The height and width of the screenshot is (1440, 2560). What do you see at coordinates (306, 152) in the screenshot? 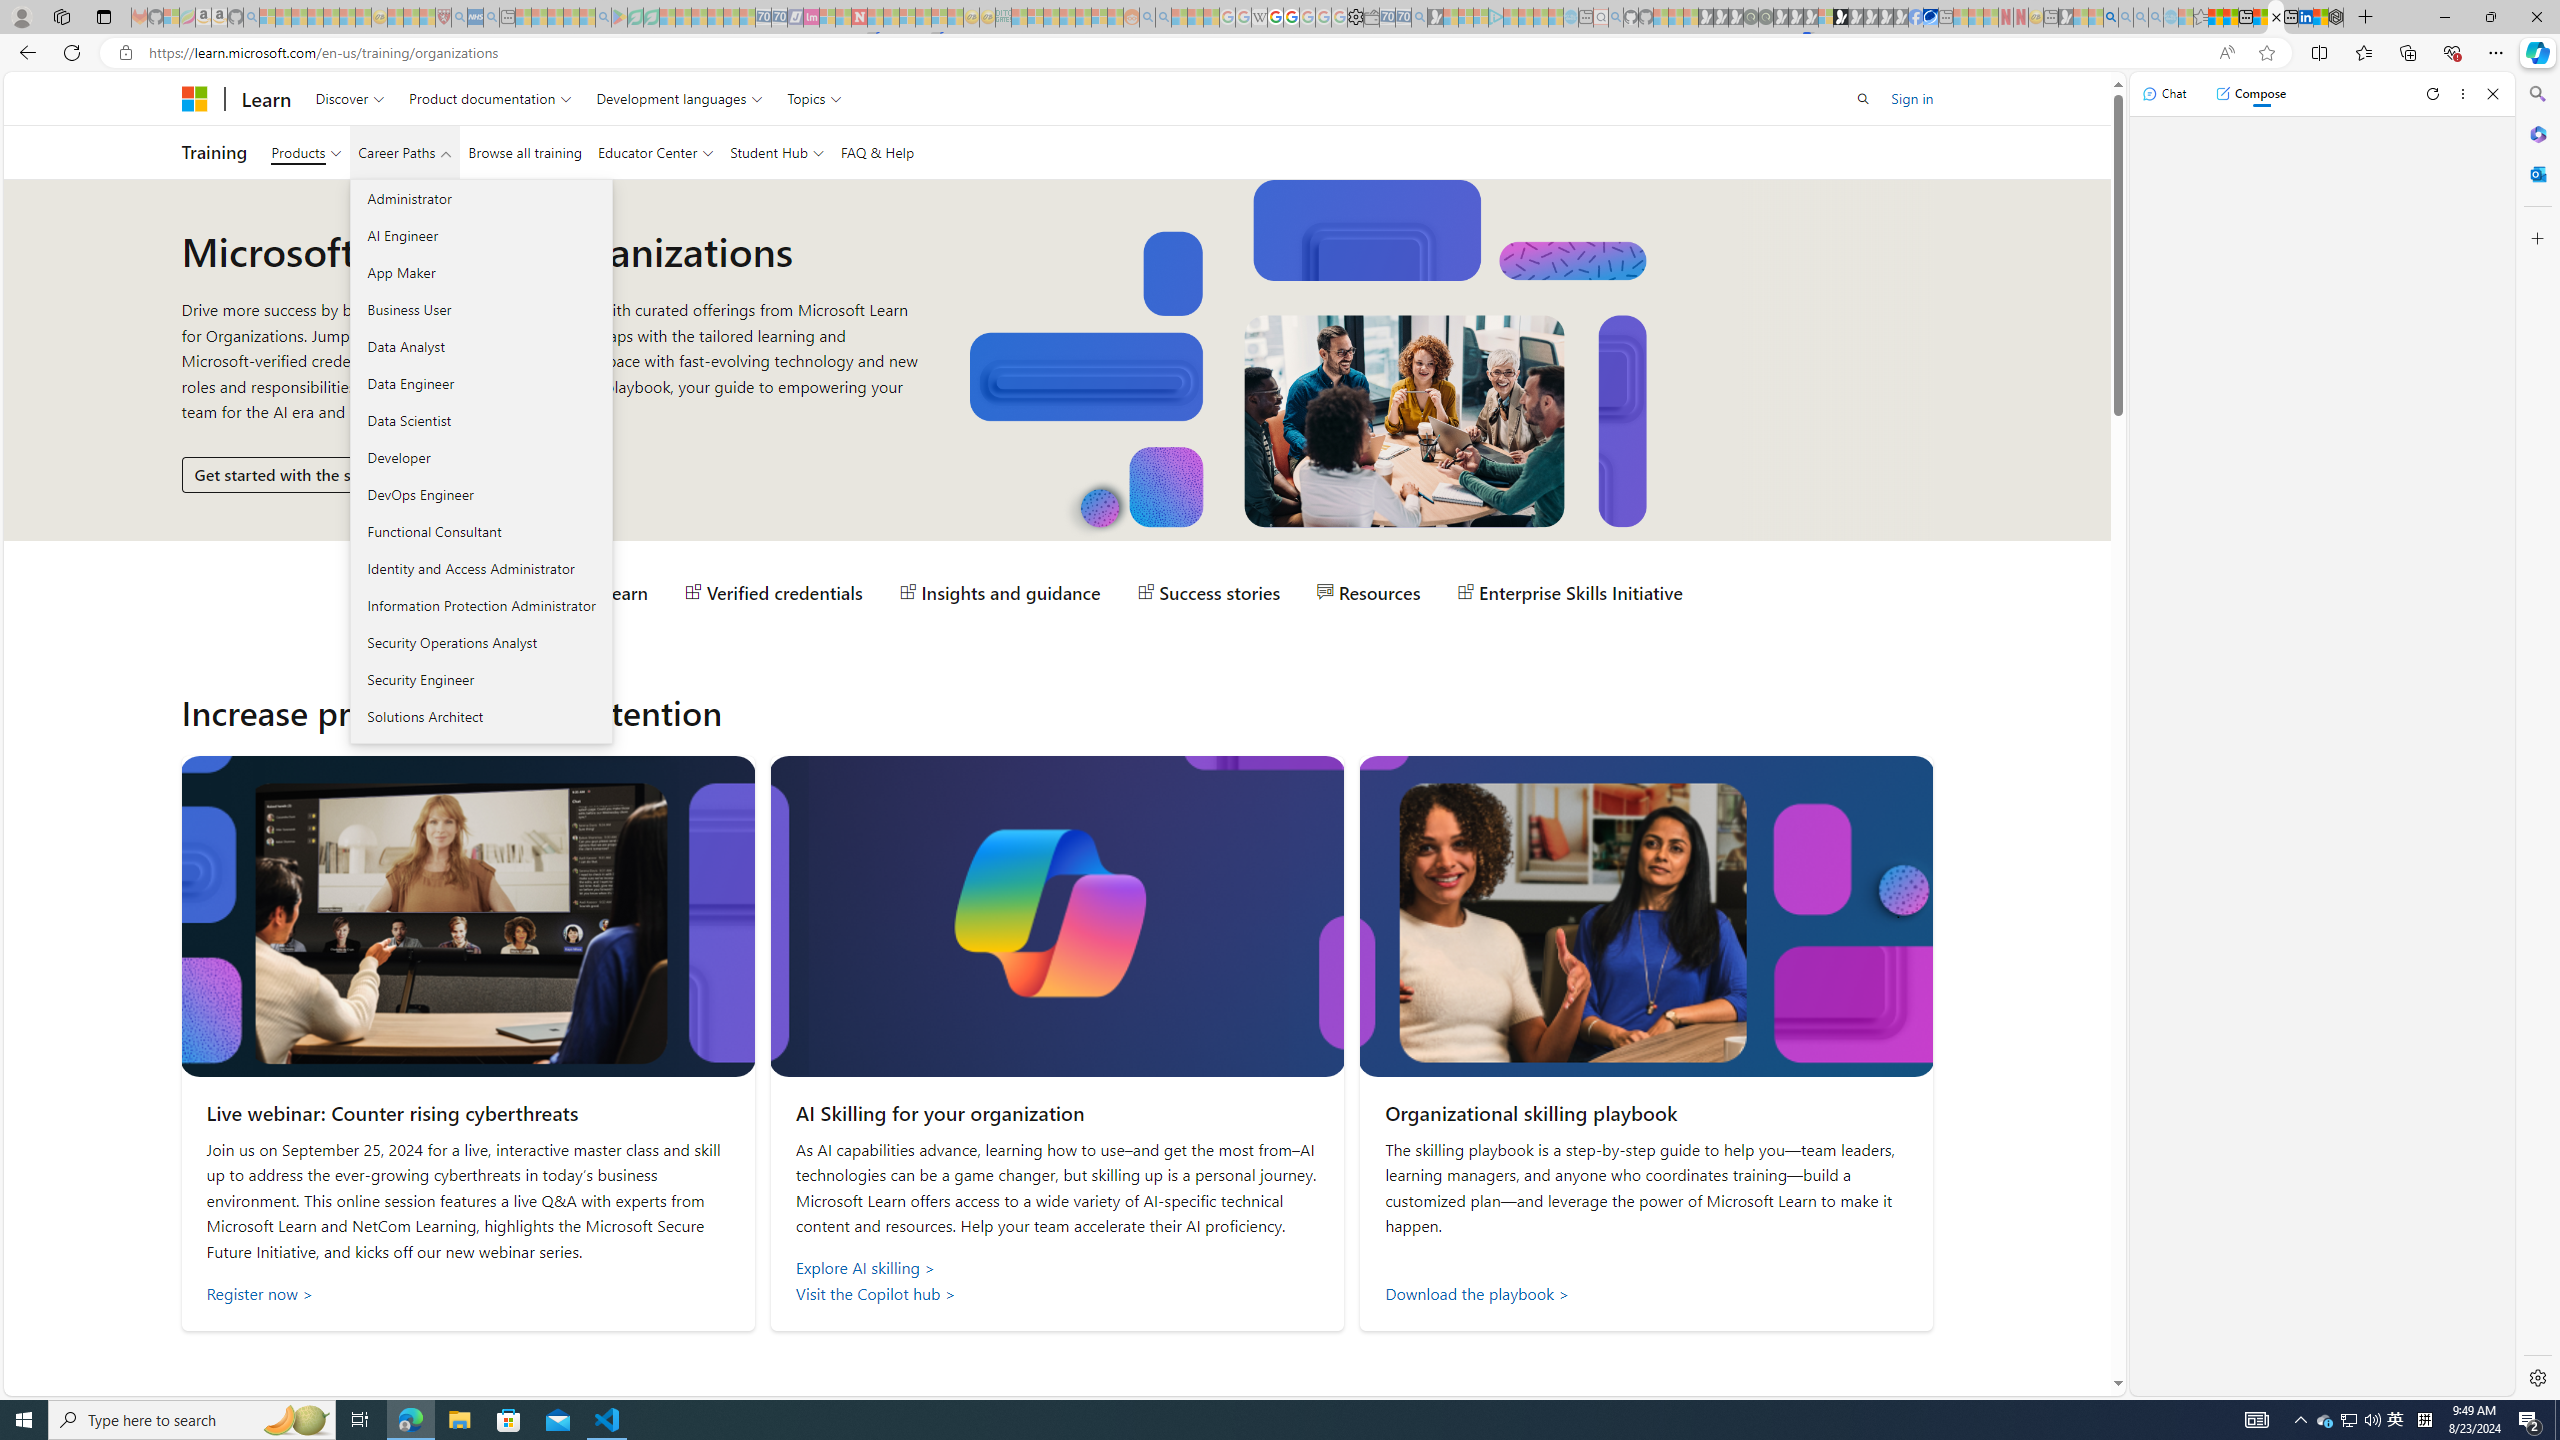
I see `'Products'` at bounding box center [306, 152].